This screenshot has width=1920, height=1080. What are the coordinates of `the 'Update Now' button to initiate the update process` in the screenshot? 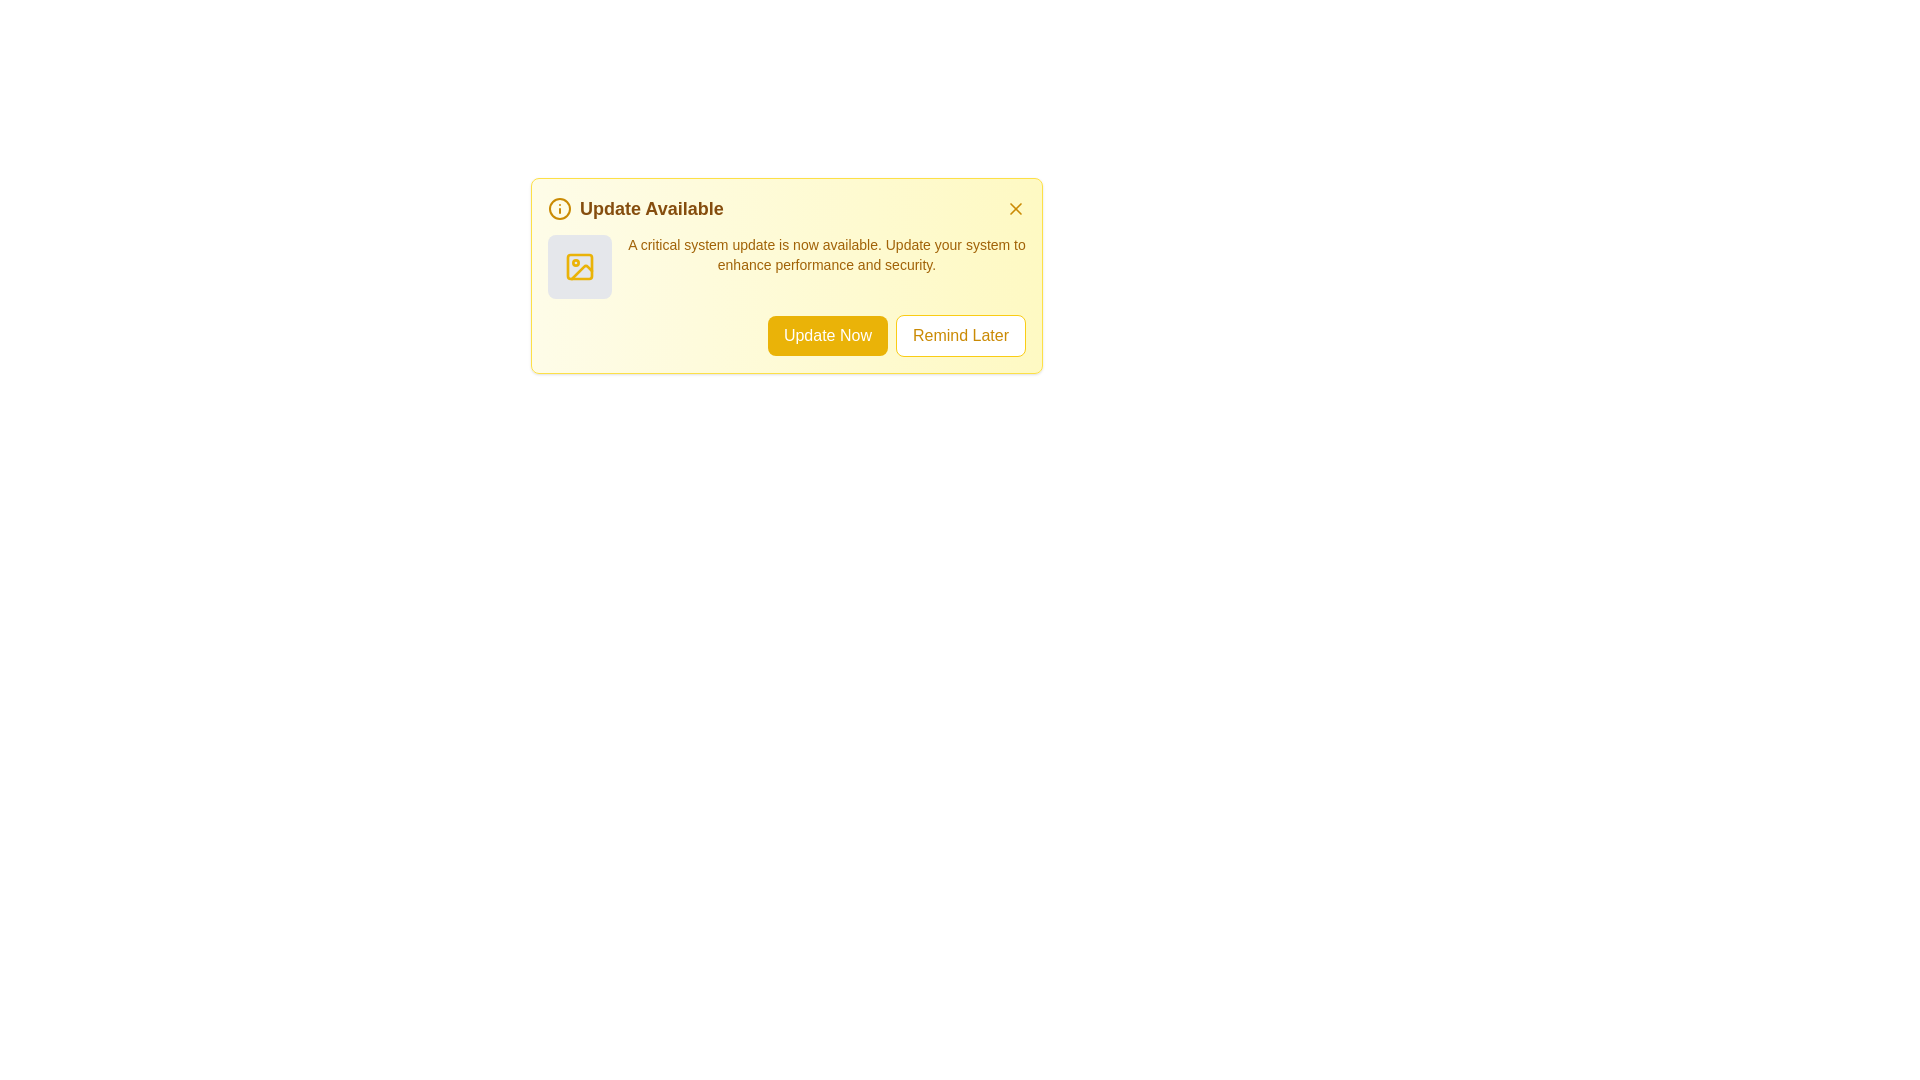 It's located at (827, 334).